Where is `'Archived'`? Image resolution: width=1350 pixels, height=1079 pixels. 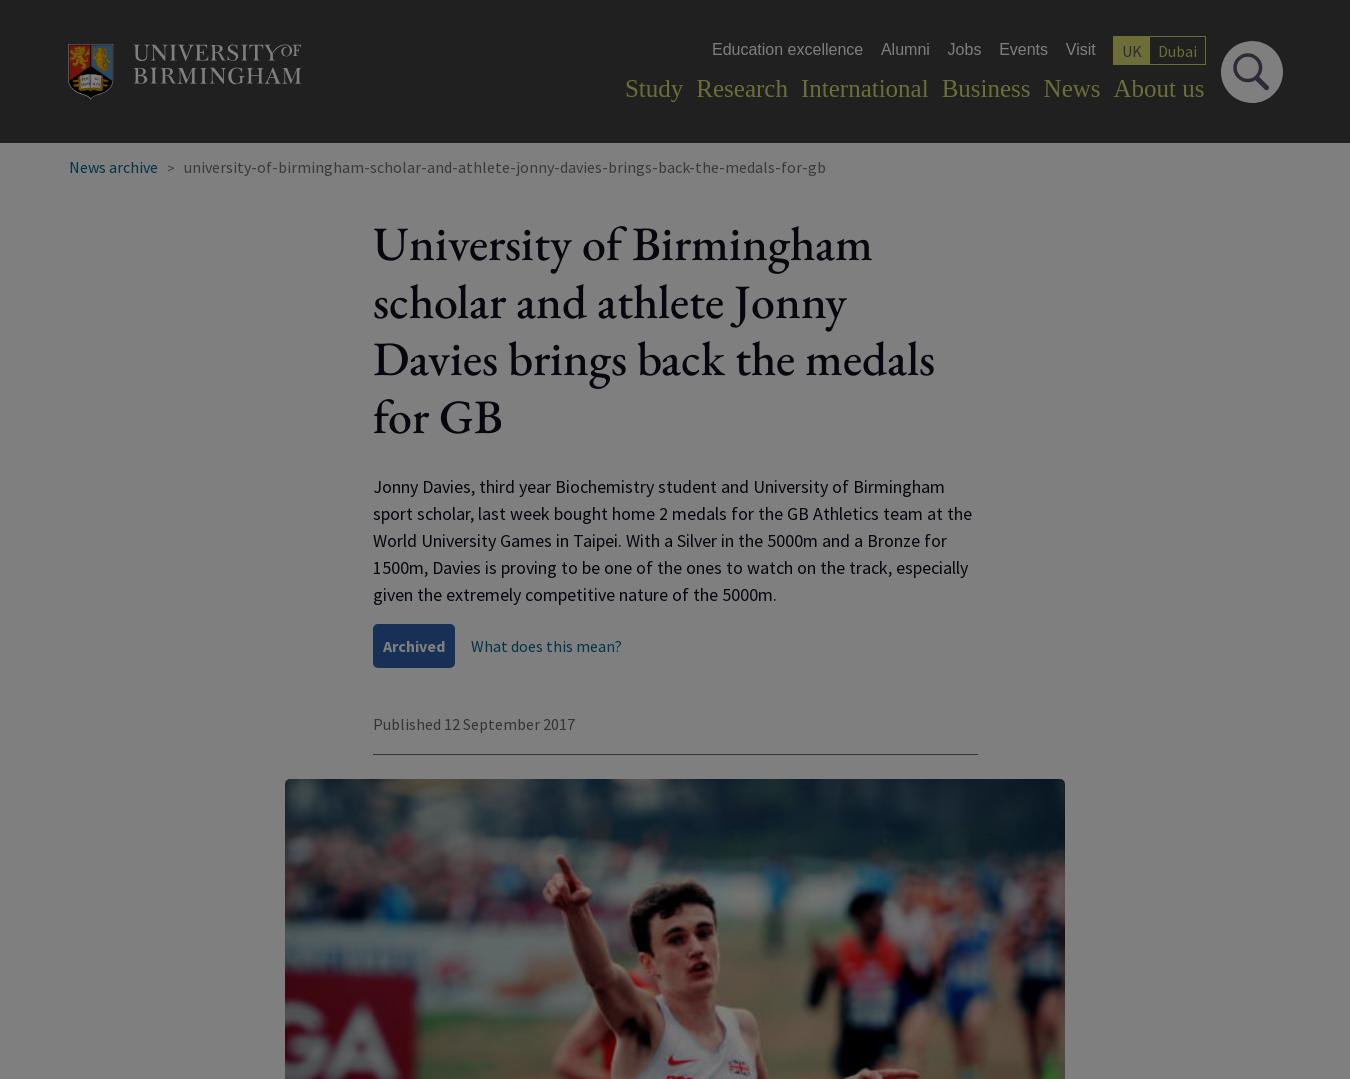 'Archived' is located at coordinates (412, 644).